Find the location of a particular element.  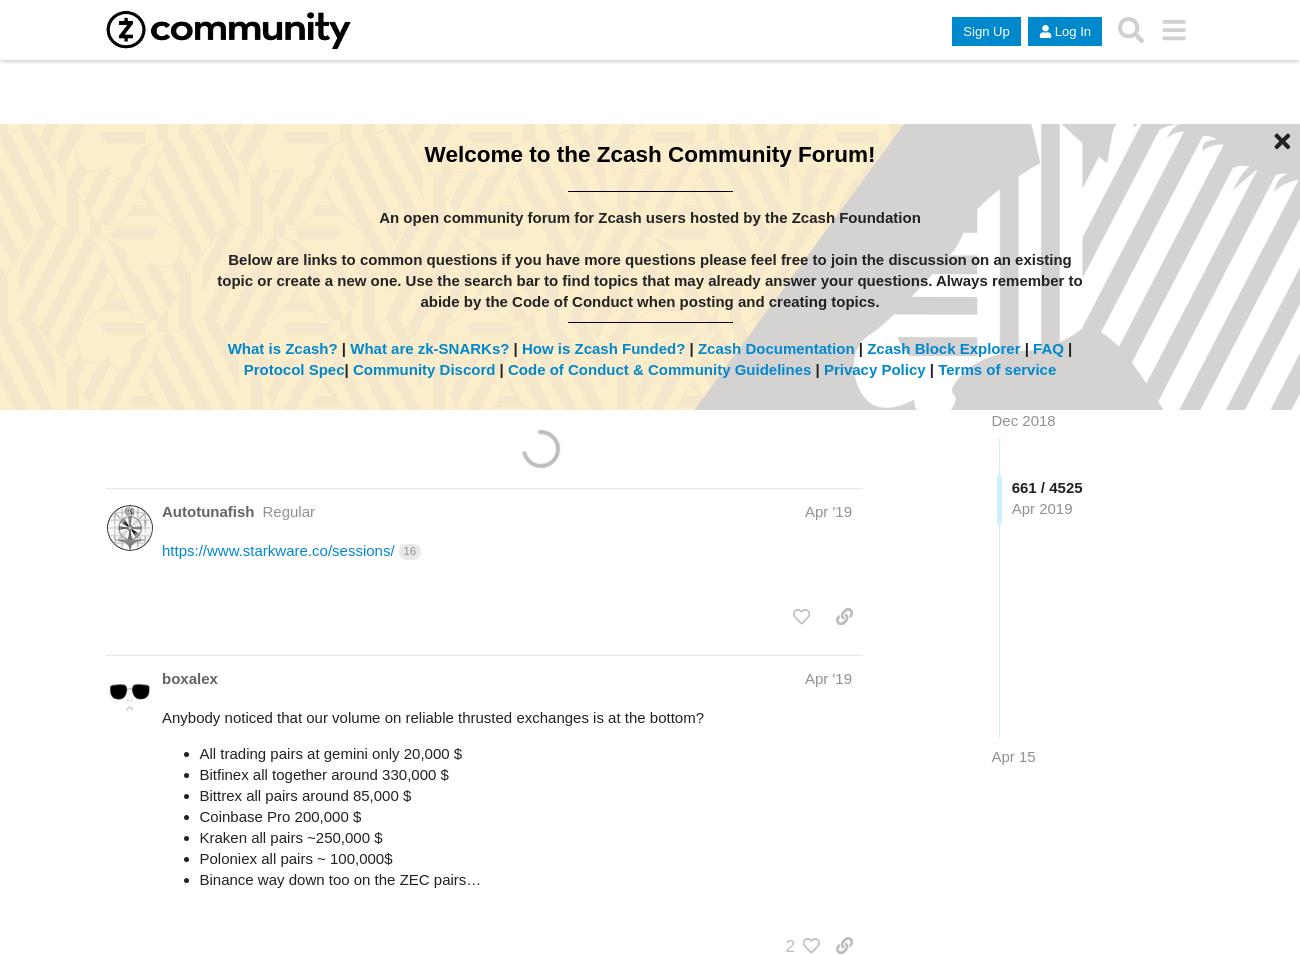

'How is Zcash Funded?' is located at coordinates (521, 346).